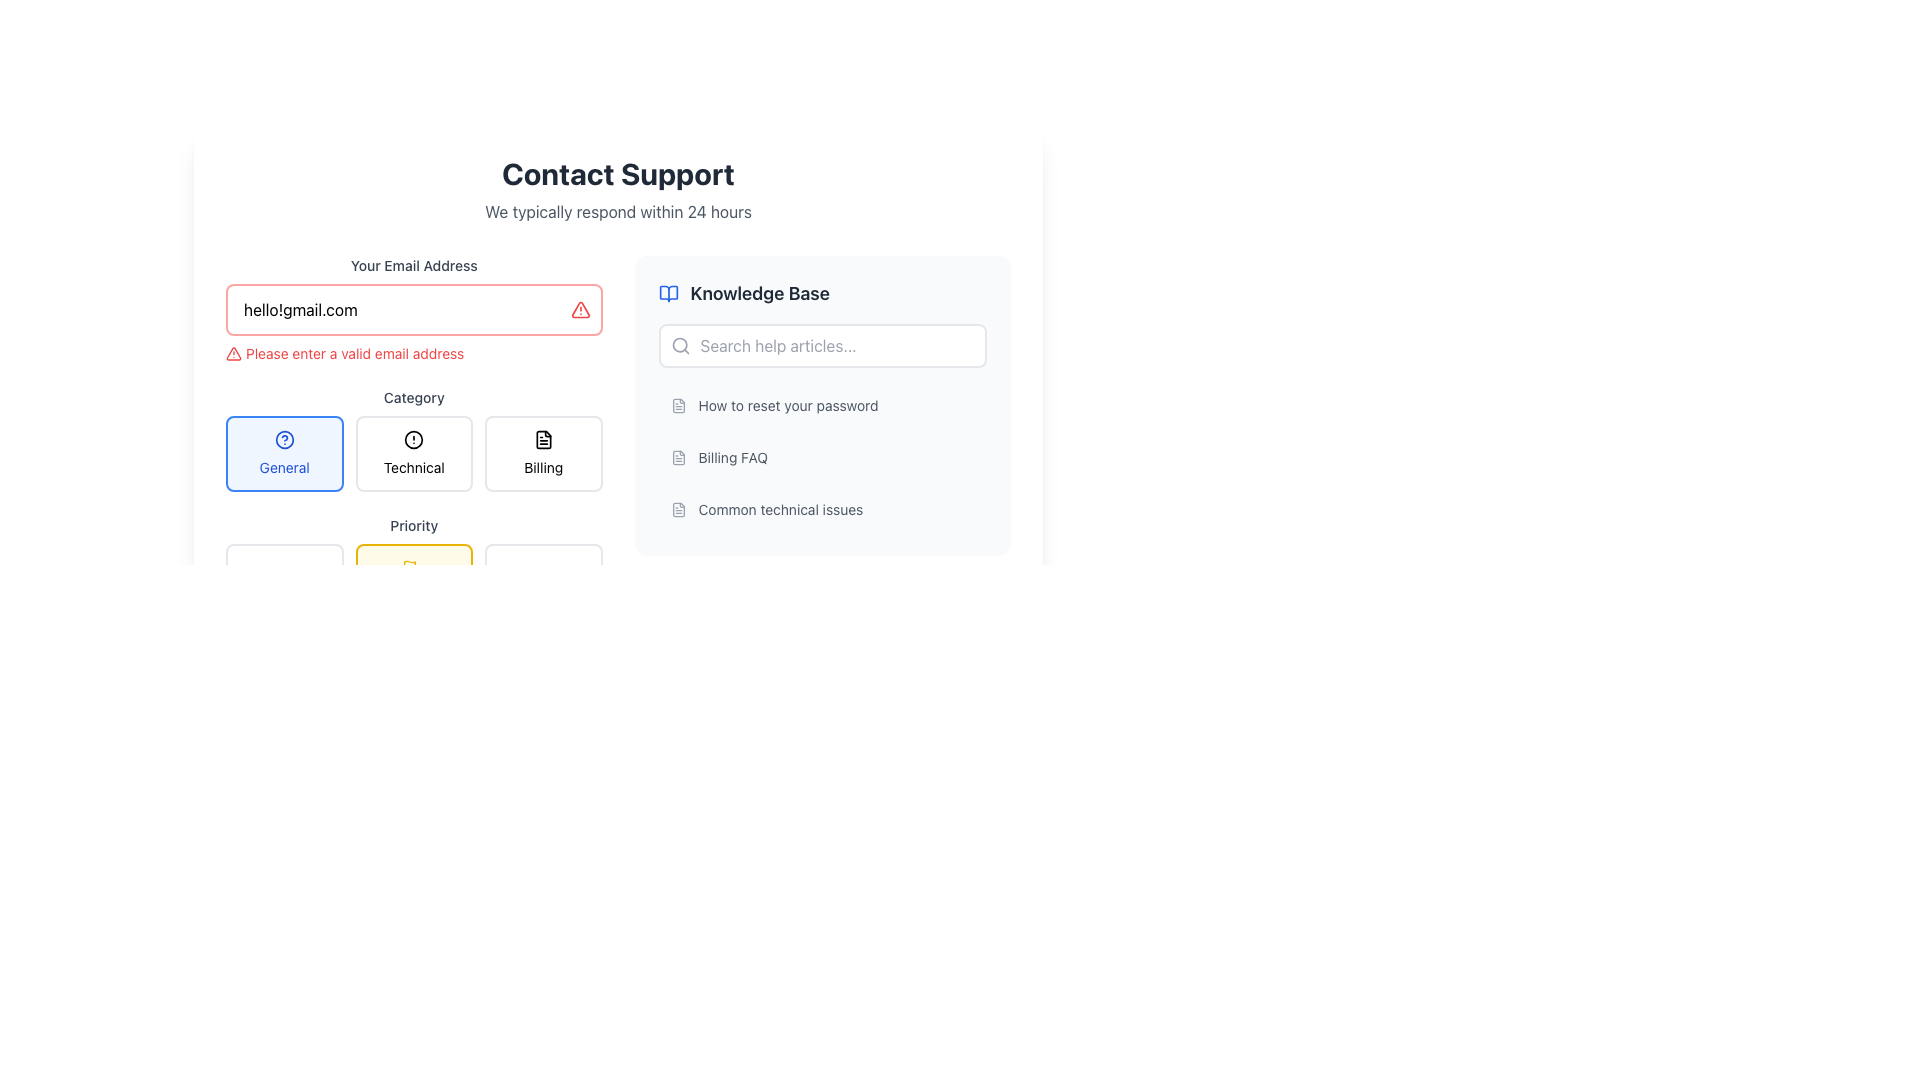 The height and width of the screenshot is (1080, 1920). What do you see at coordinates (413, 524) in the screenshot?
I see `the text label displaying 'Priority', which is styled in gray and positioned above the buttons labeled 'Low', 'Medium', and 'High'` at bounding box center [413, 524].